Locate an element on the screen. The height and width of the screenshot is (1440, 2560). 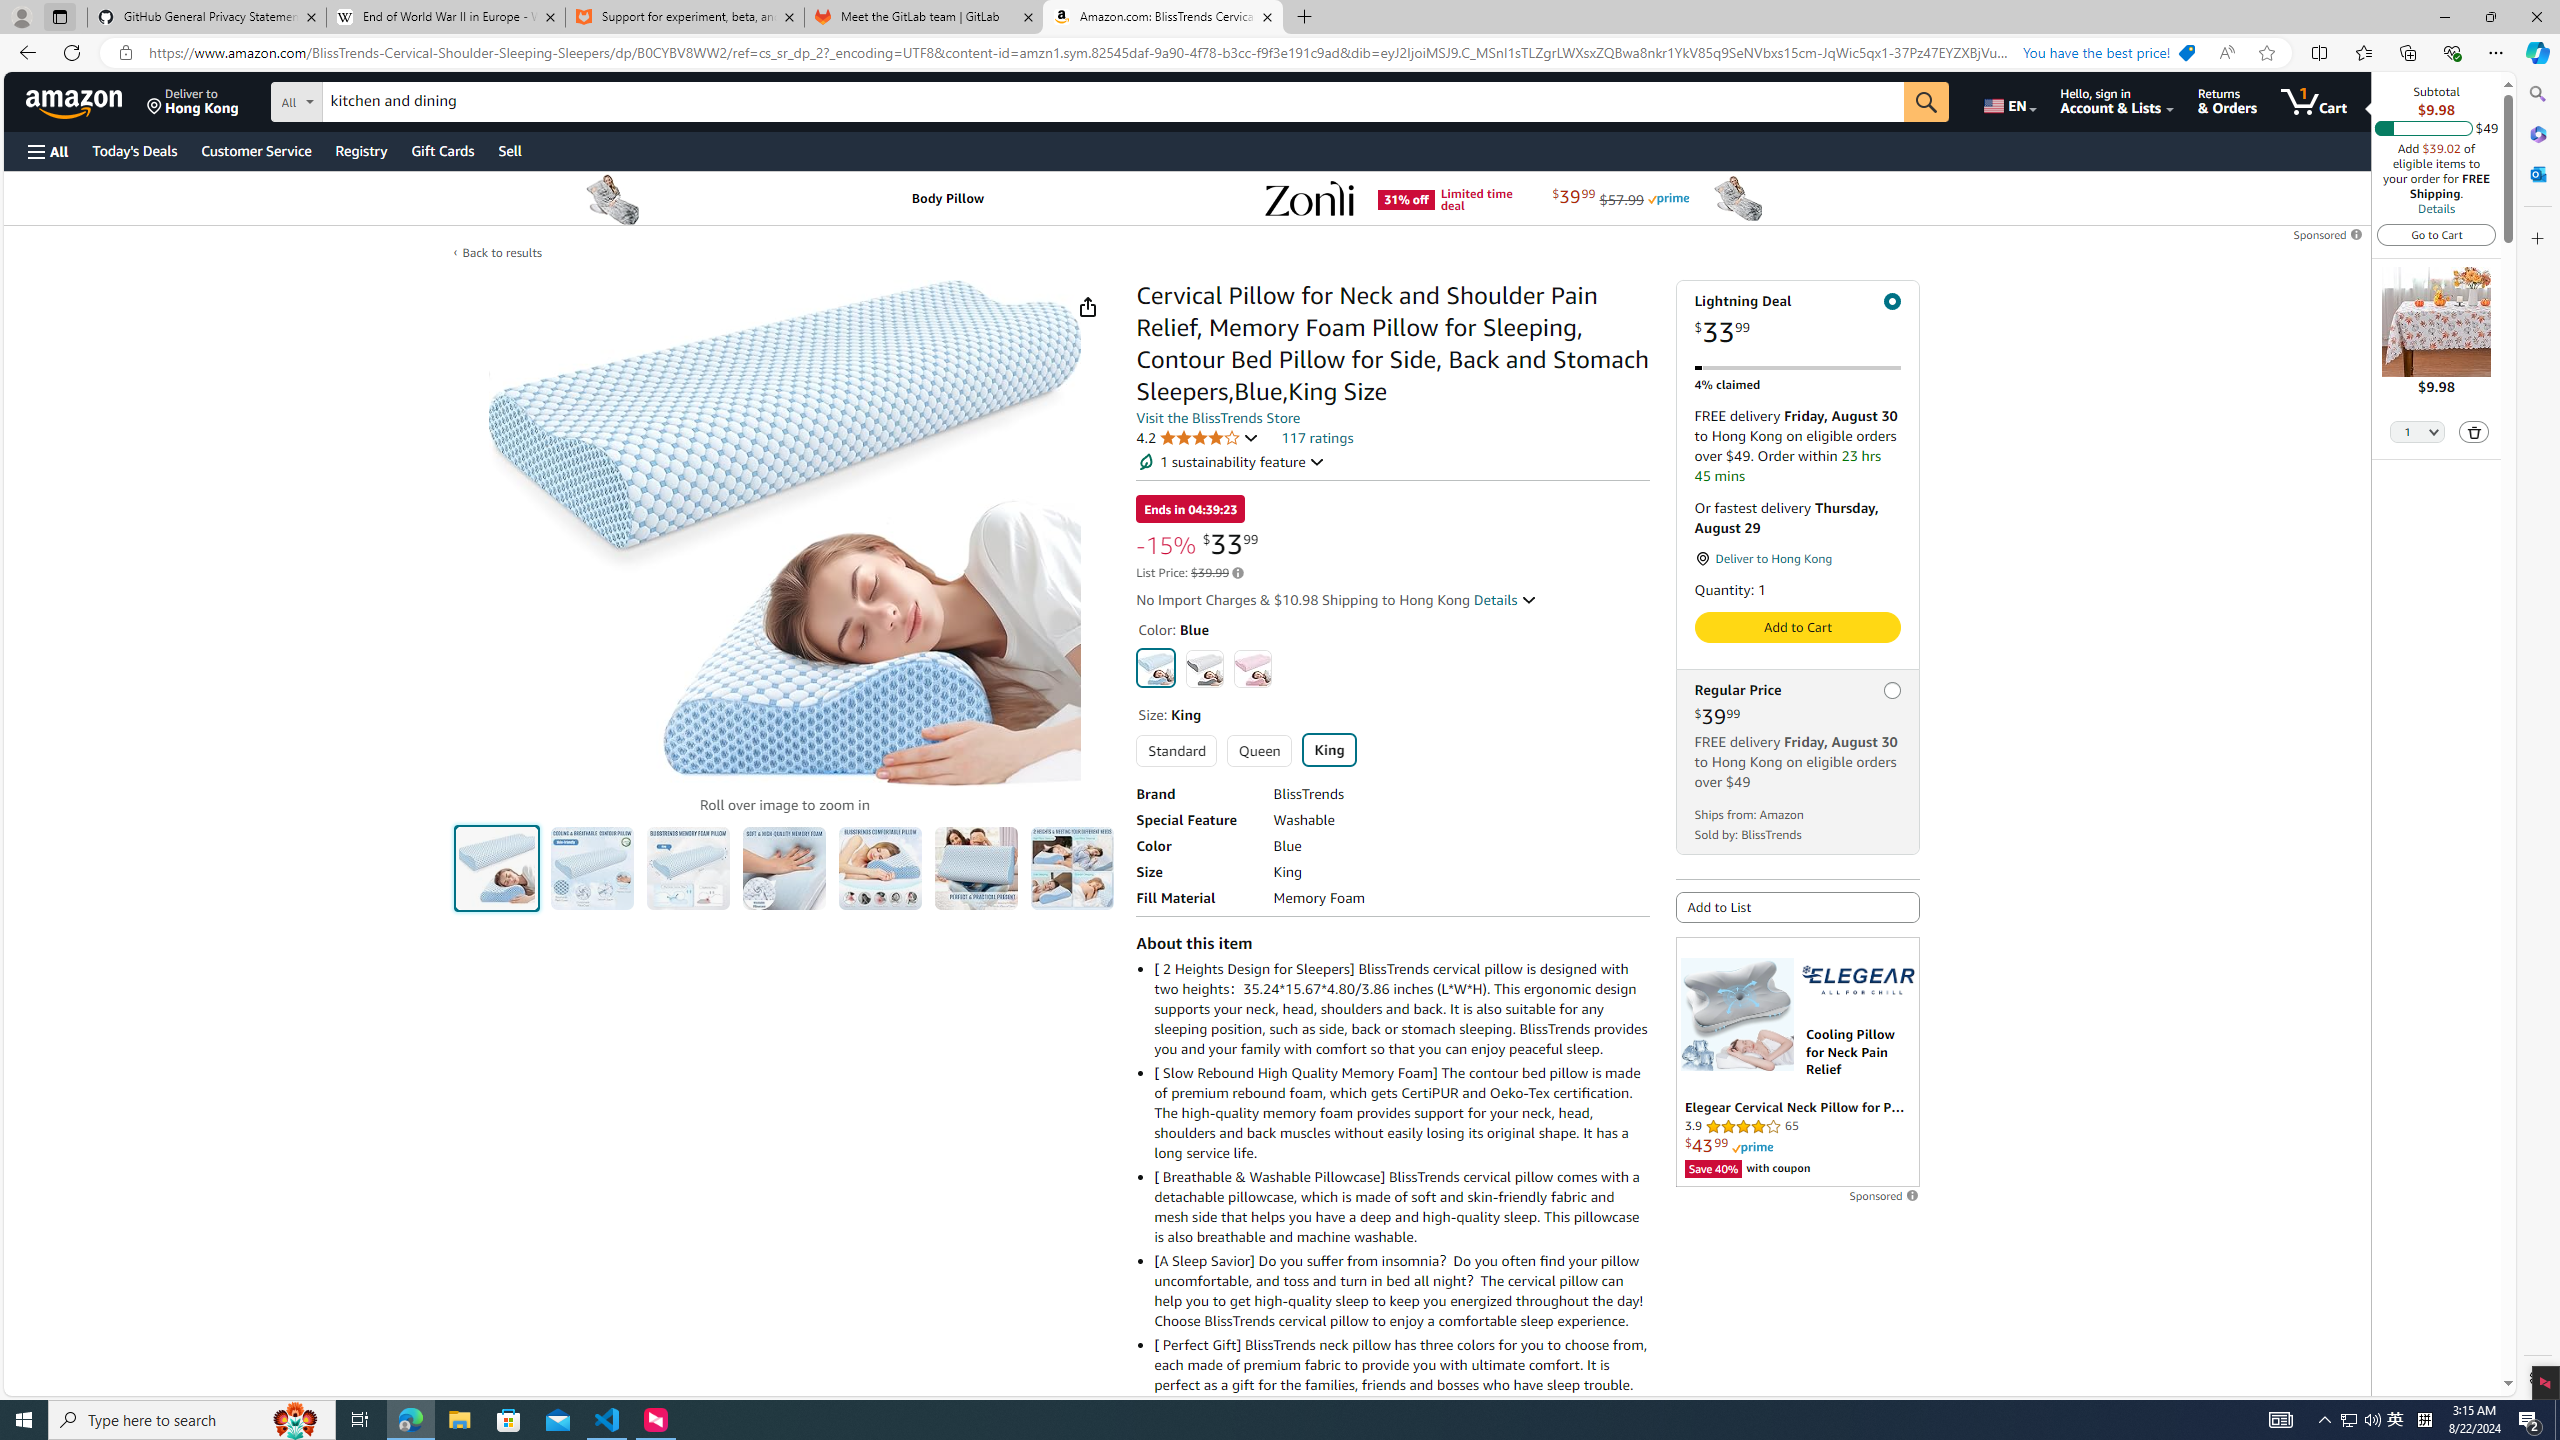
'Standard' is located at coordinates (1175, 750).